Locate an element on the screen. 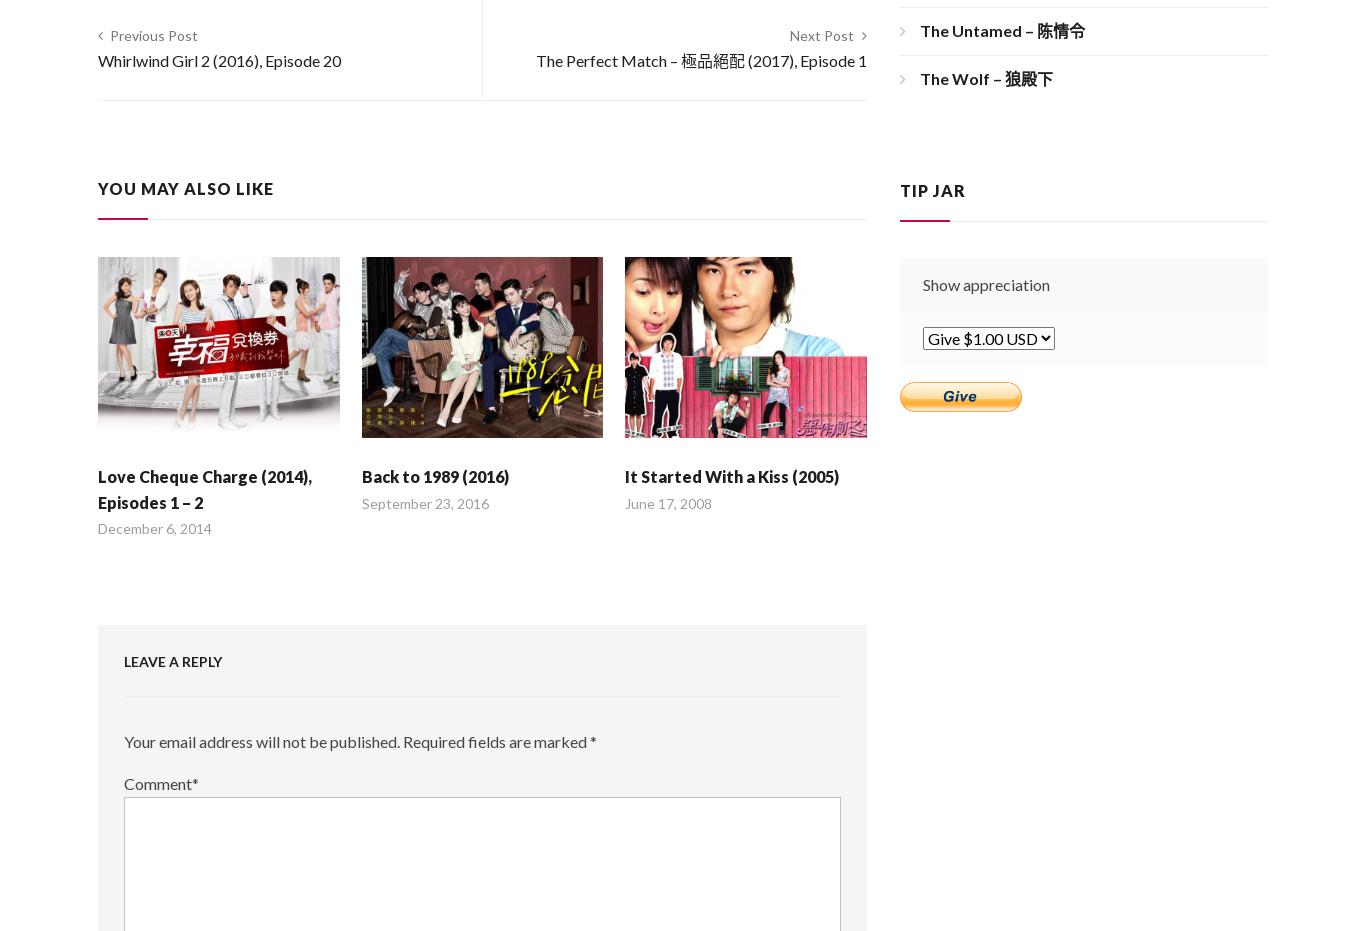 The image size is (1366, 931). 'The Untamed – 陈情令' is located at coordinates (1002, 29).